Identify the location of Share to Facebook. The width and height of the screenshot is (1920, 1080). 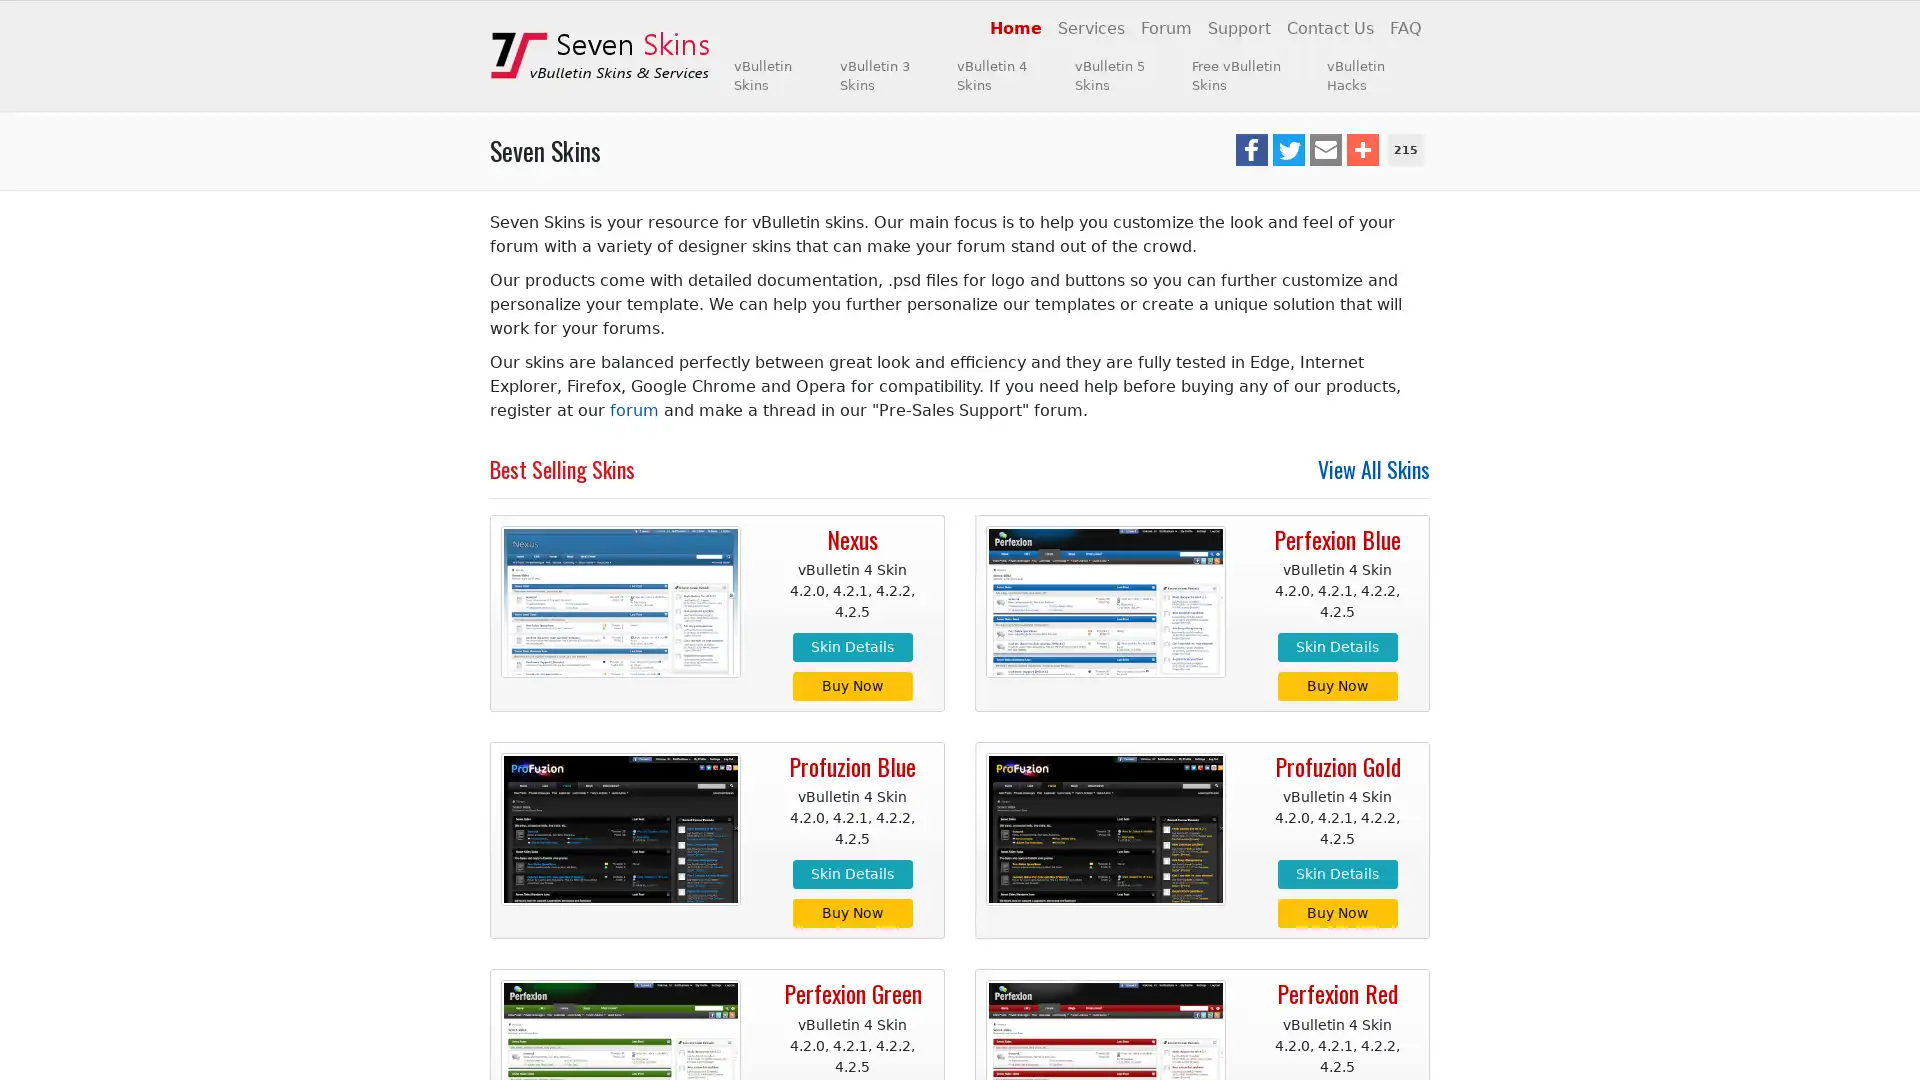
(1250, 149).